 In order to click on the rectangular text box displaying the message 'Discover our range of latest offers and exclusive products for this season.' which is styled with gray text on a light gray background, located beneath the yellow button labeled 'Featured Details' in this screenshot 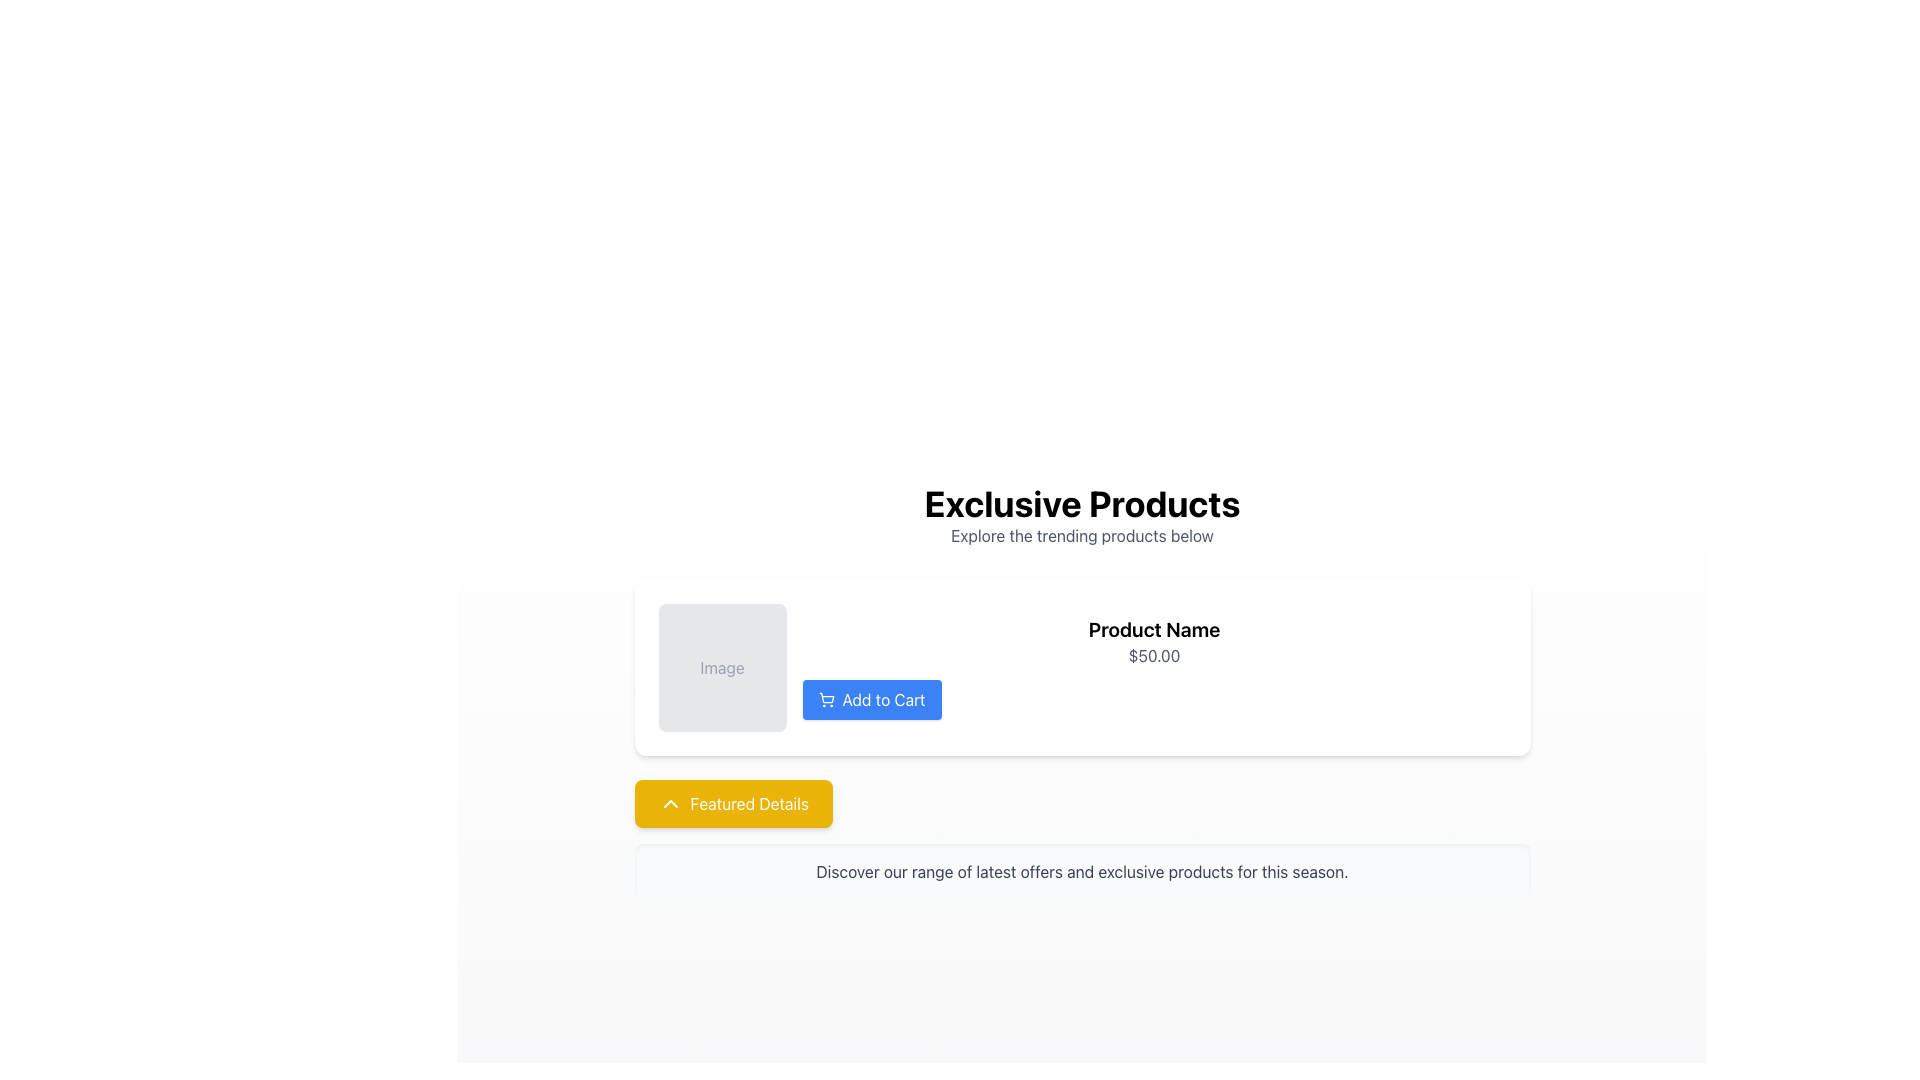, I will do `click(1081, 870)`.